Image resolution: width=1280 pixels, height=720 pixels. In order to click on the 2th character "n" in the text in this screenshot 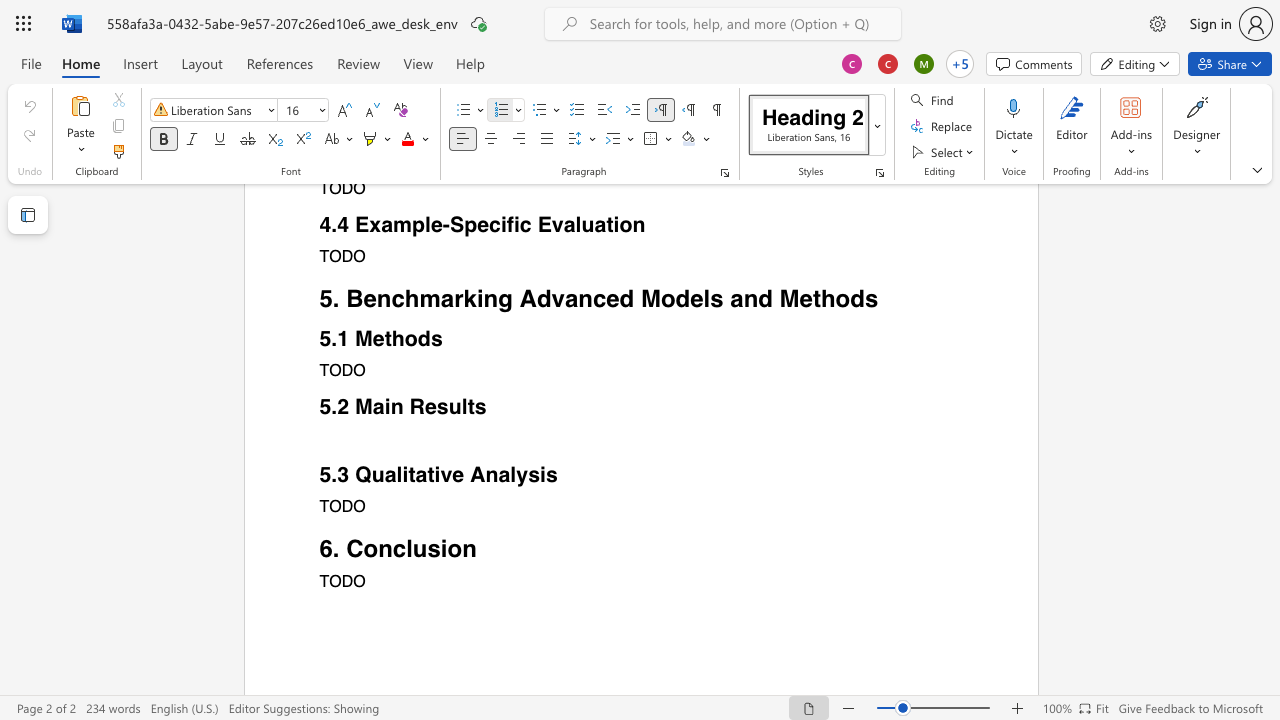, I will do `click(468, 548)`.